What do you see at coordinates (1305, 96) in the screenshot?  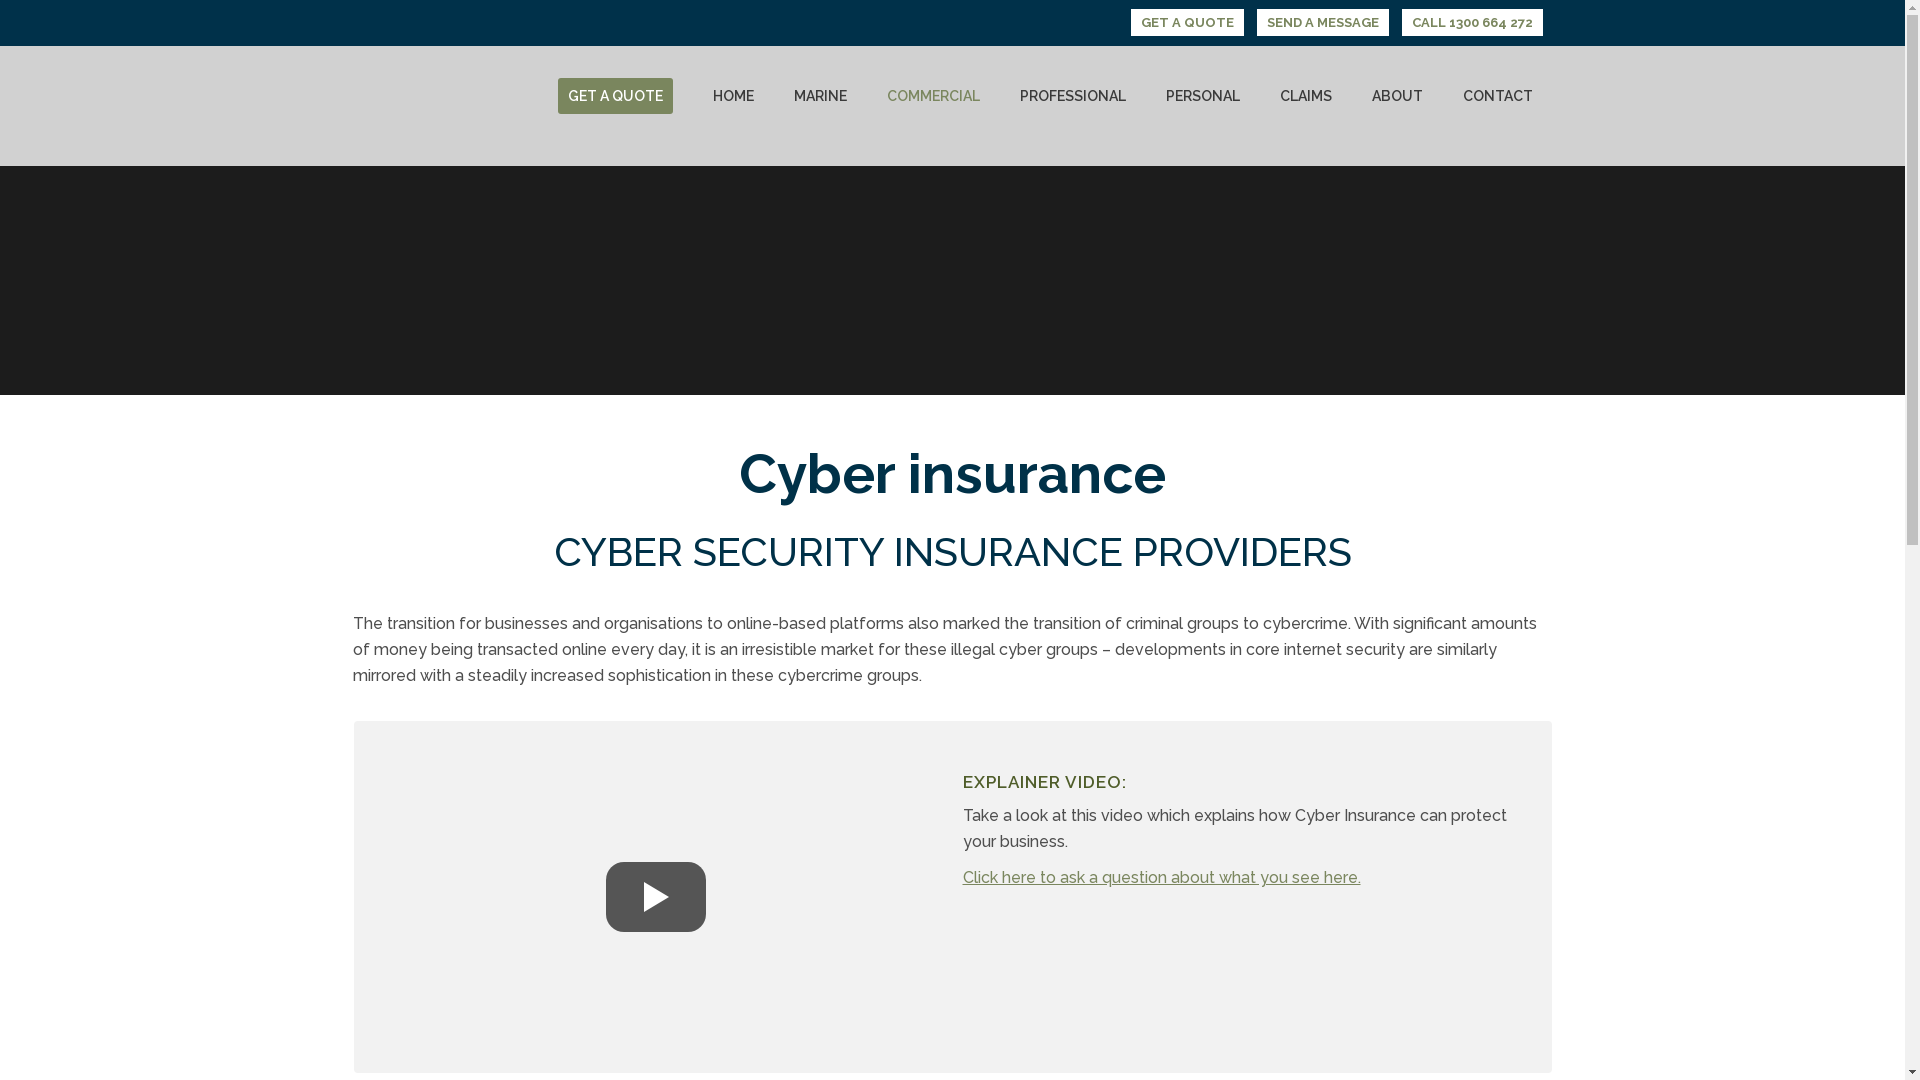 I see `'CLAIMS'` at bounding box center [1305, 96].